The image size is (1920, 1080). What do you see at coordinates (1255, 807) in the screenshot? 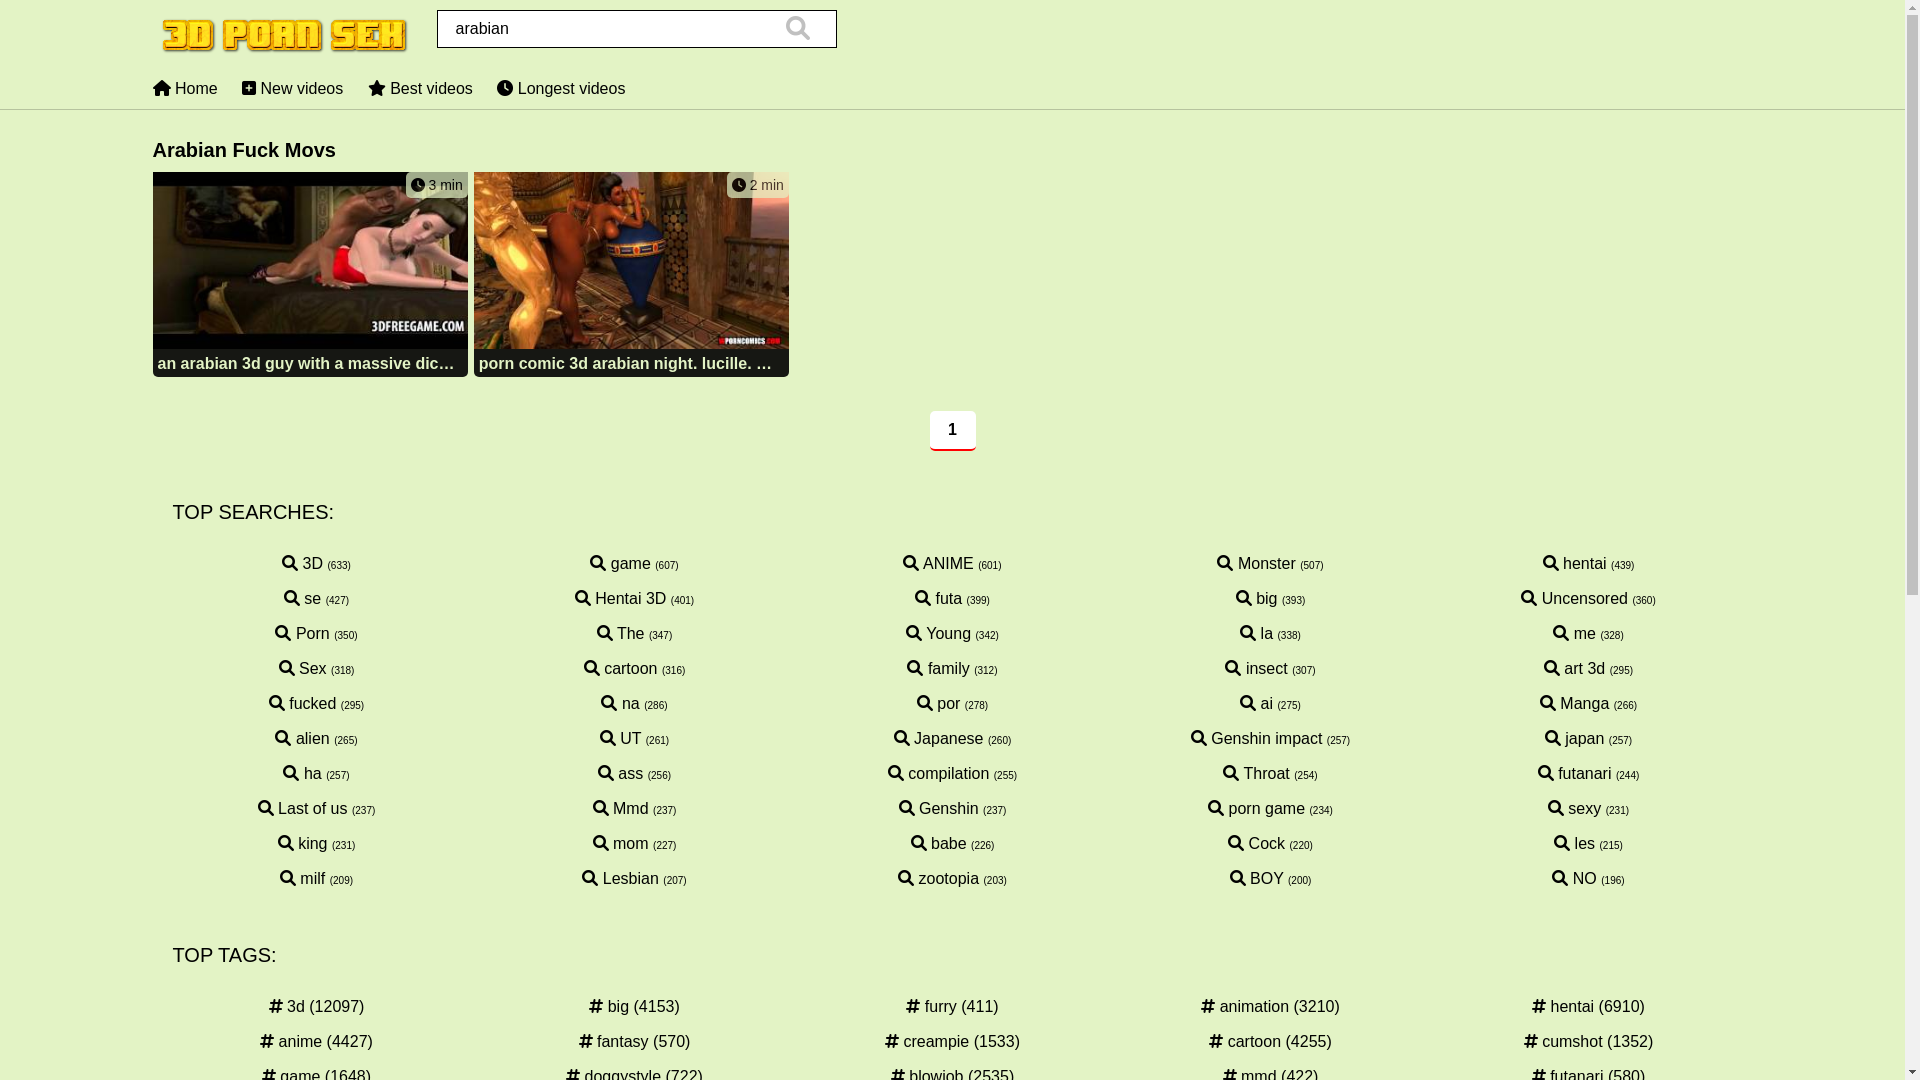
I see `'porn game'` at bounding box center [1255, 807].